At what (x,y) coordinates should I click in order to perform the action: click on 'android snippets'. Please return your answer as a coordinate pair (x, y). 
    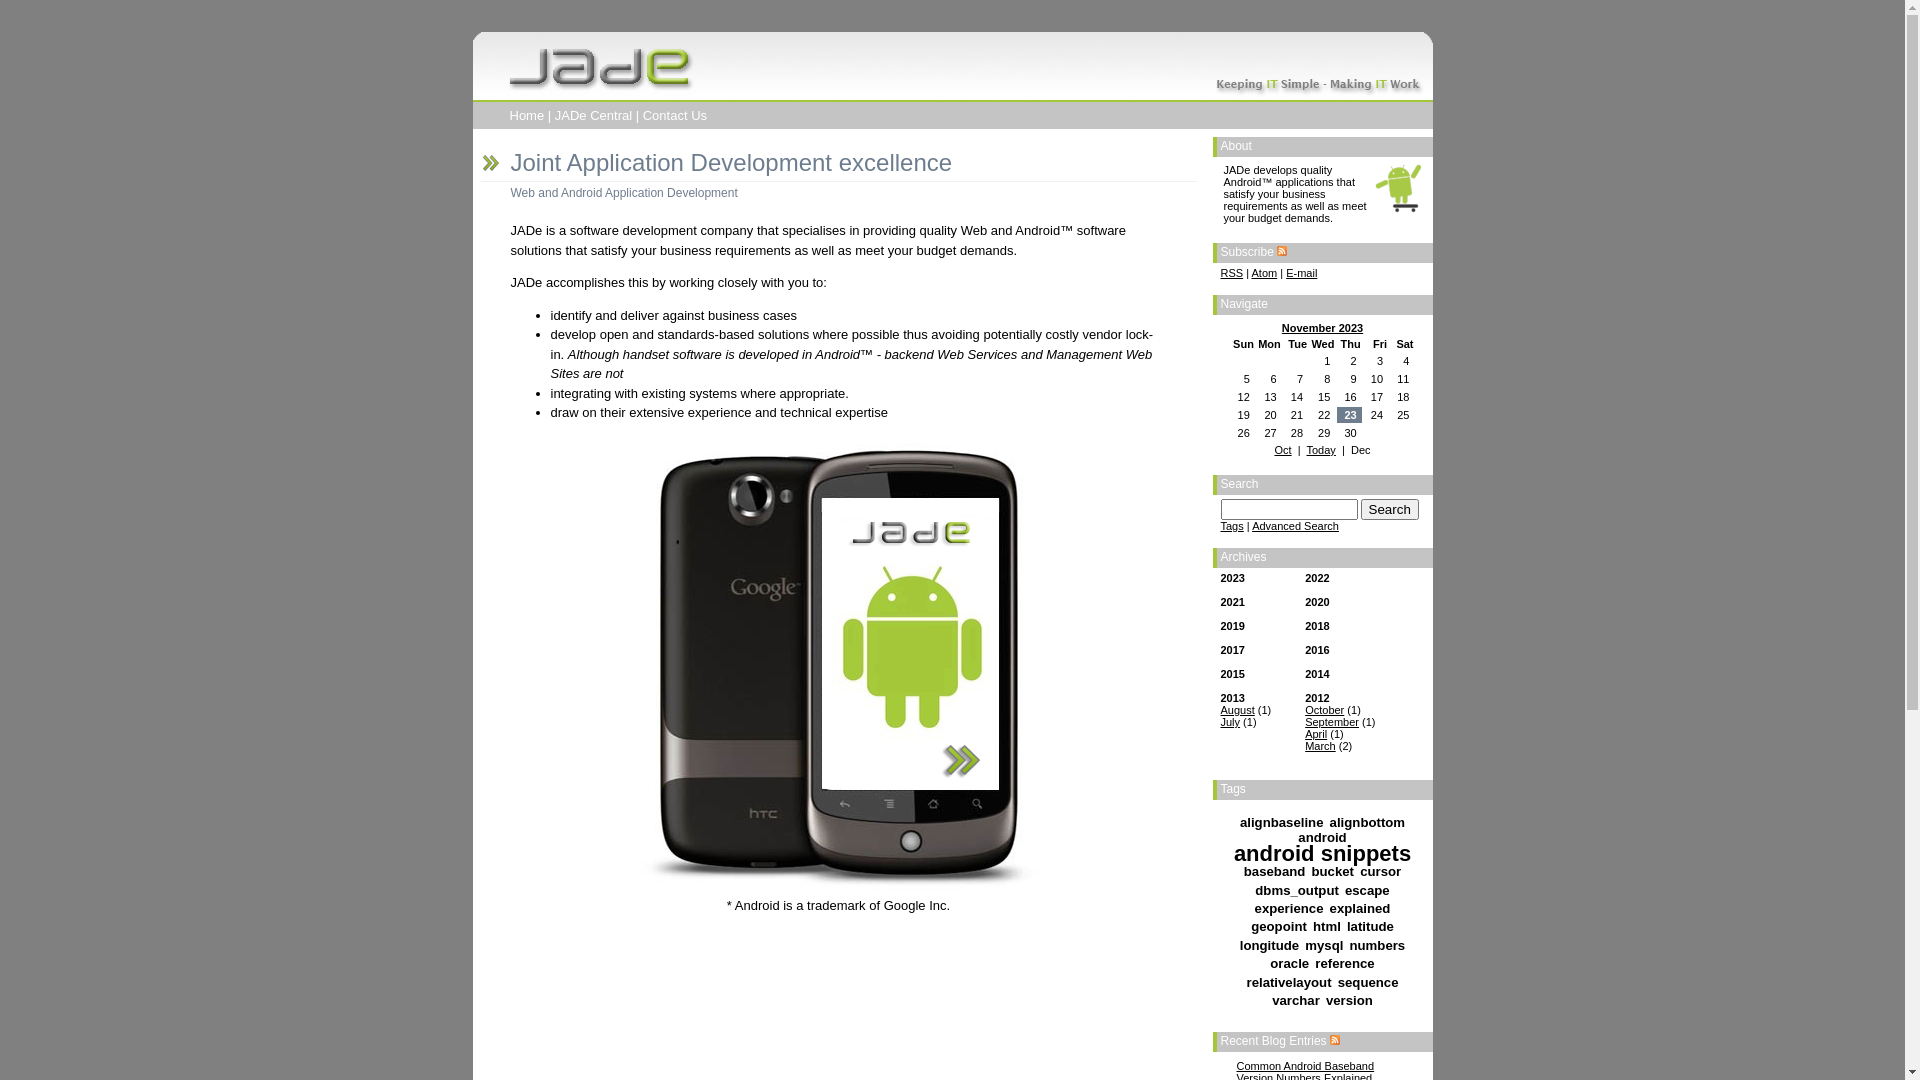
    Looking at the image, I should click on (1322, 853).